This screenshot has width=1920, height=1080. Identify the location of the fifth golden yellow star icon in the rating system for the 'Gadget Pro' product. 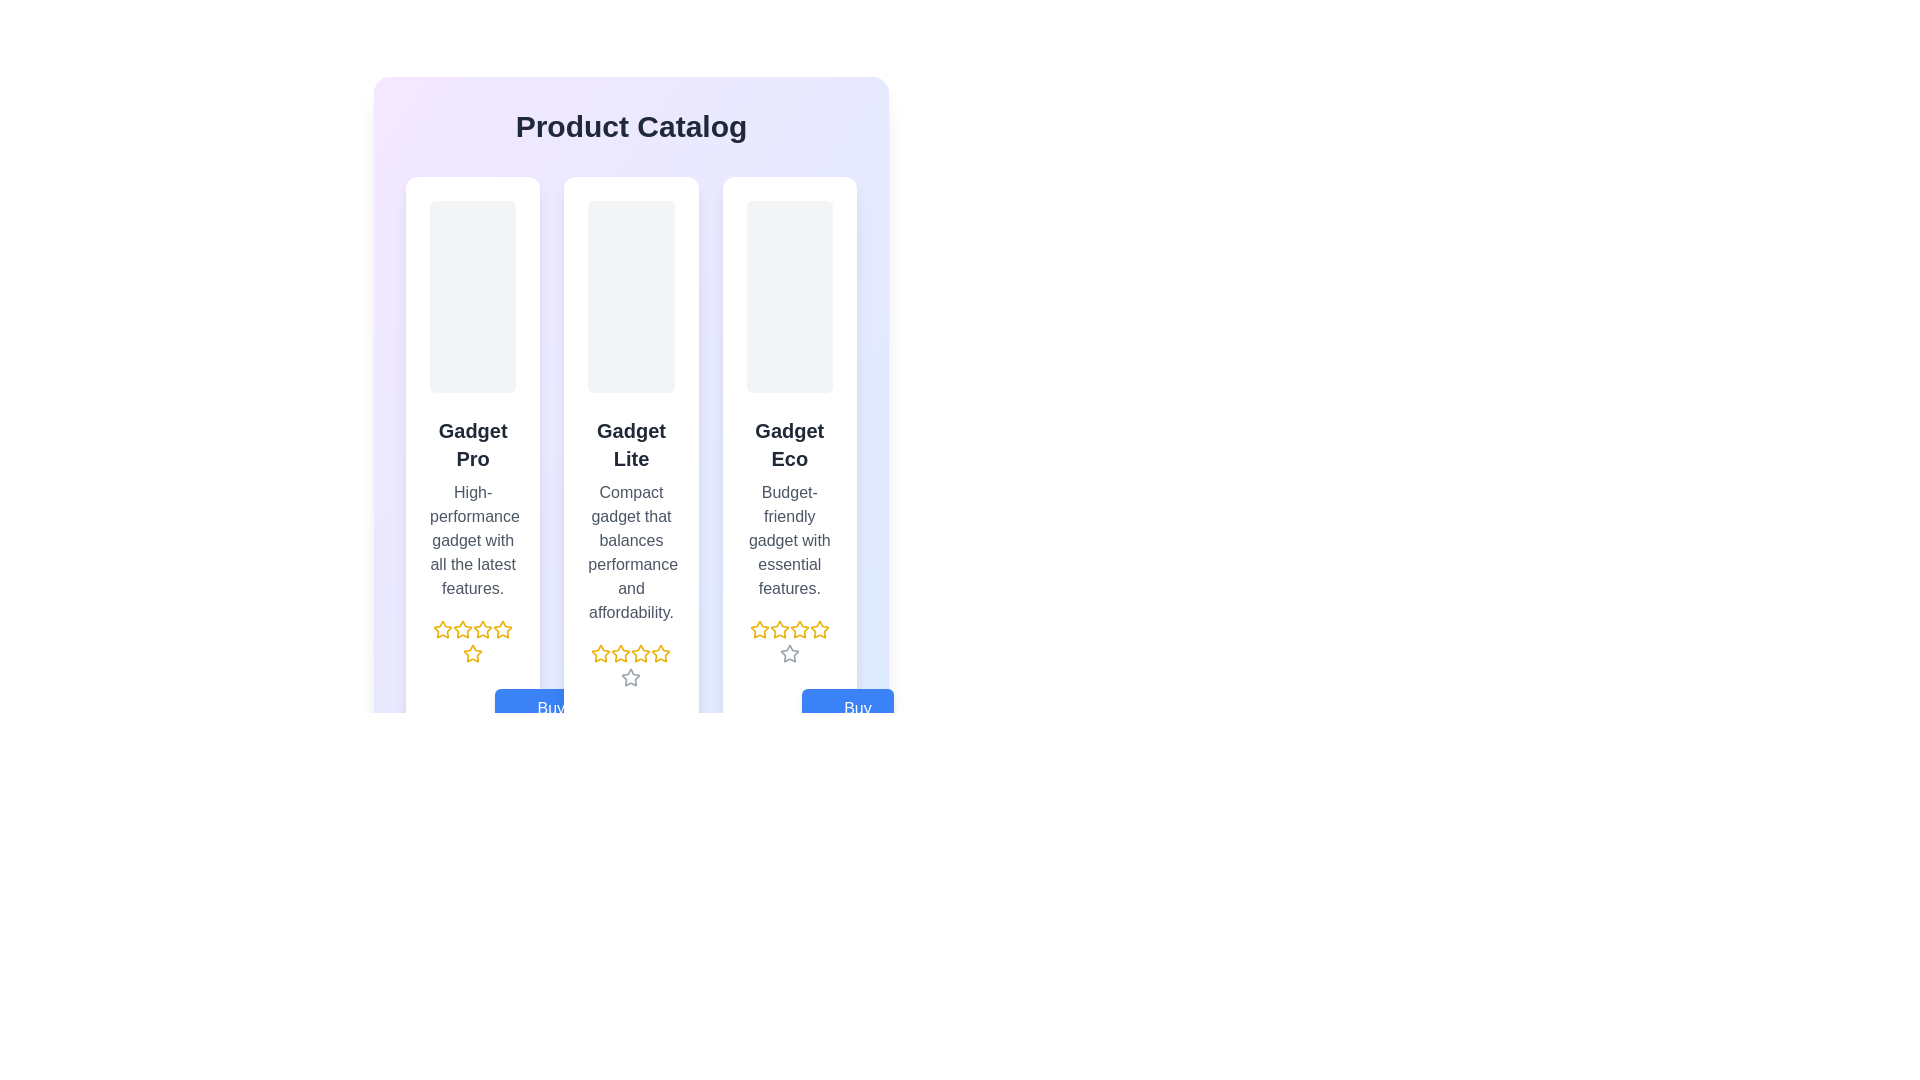
(472, 653).